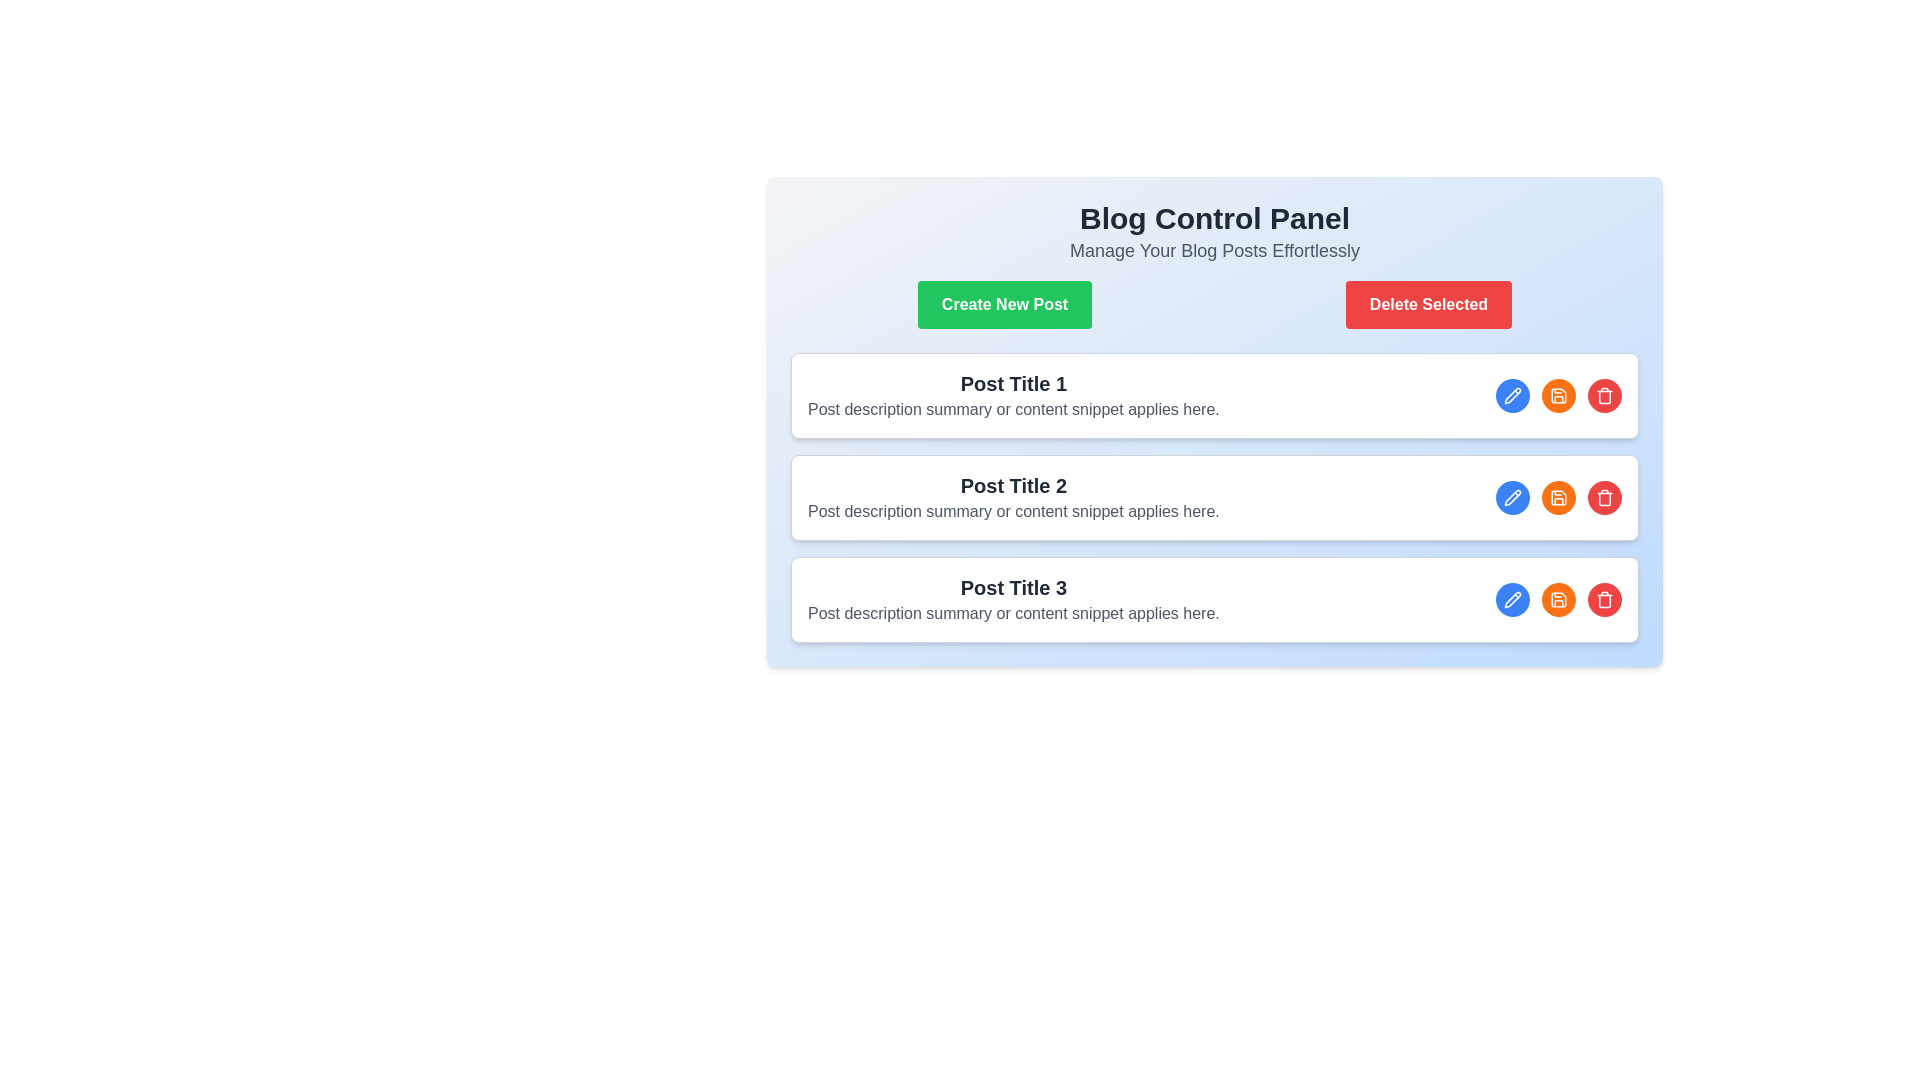 This screenshot has height=1080, width=1920. I want to click on text of the prominent heading that says 'Blog Control Panel', which is styled in bold and located at the center of the content area, so click(1213, 219).